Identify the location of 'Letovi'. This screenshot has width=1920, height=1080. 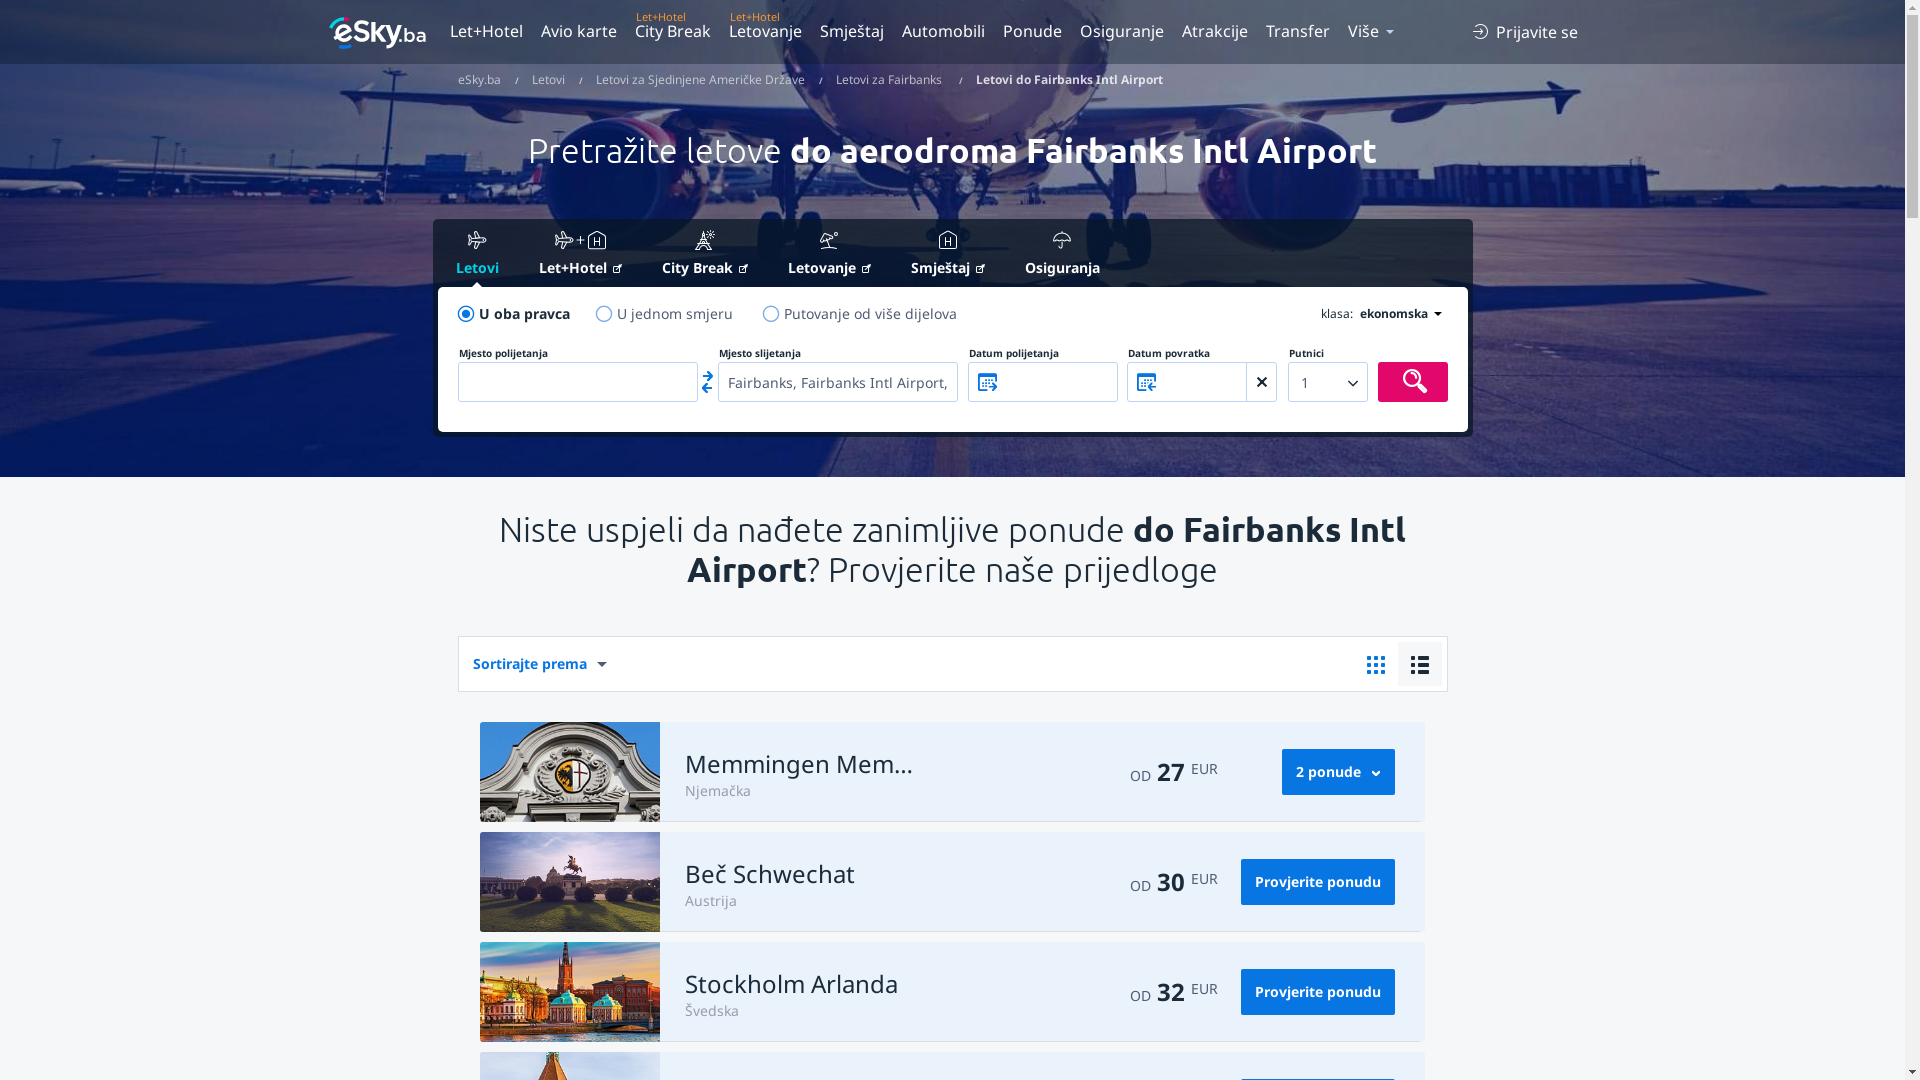
(436, 253).